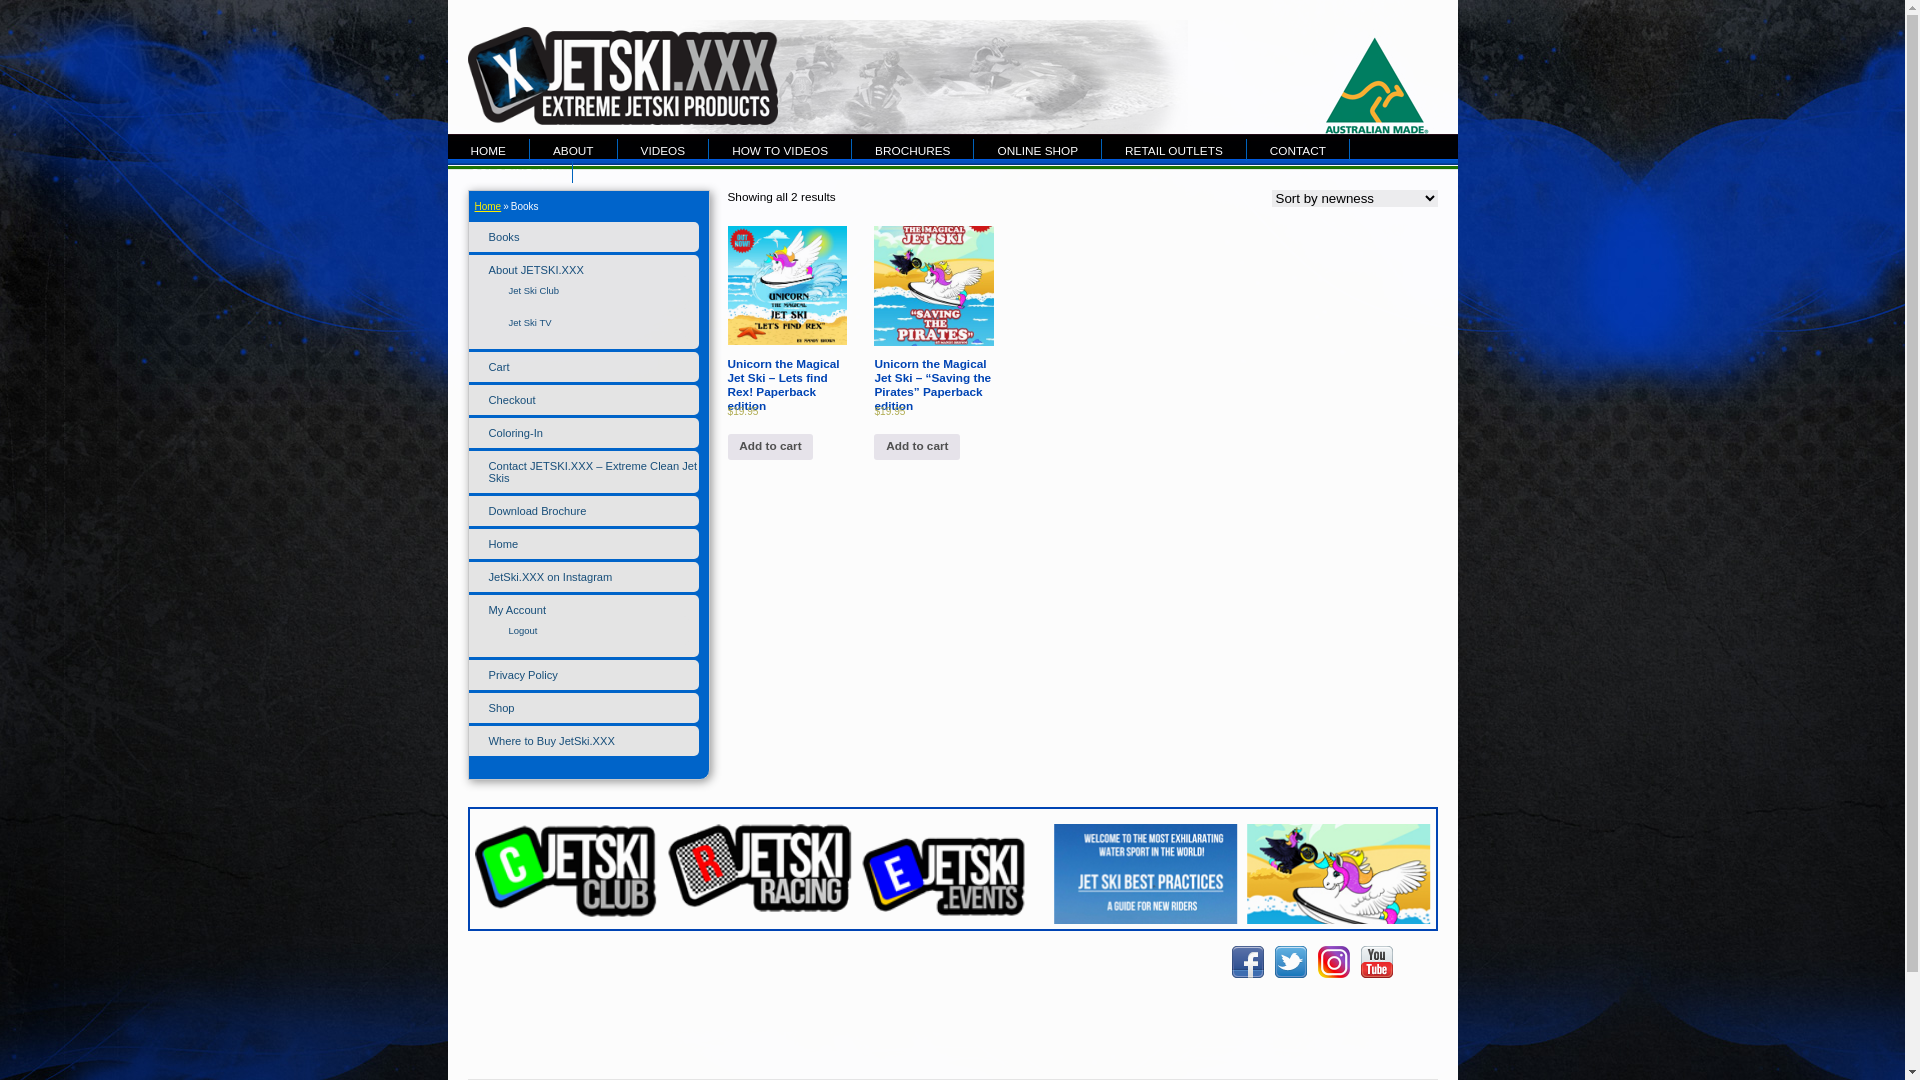 This screenshot has width=1920, height=1080. Describe the element at coordinates (522, 630) in the screenshot. I see `'Logout'` at that location.